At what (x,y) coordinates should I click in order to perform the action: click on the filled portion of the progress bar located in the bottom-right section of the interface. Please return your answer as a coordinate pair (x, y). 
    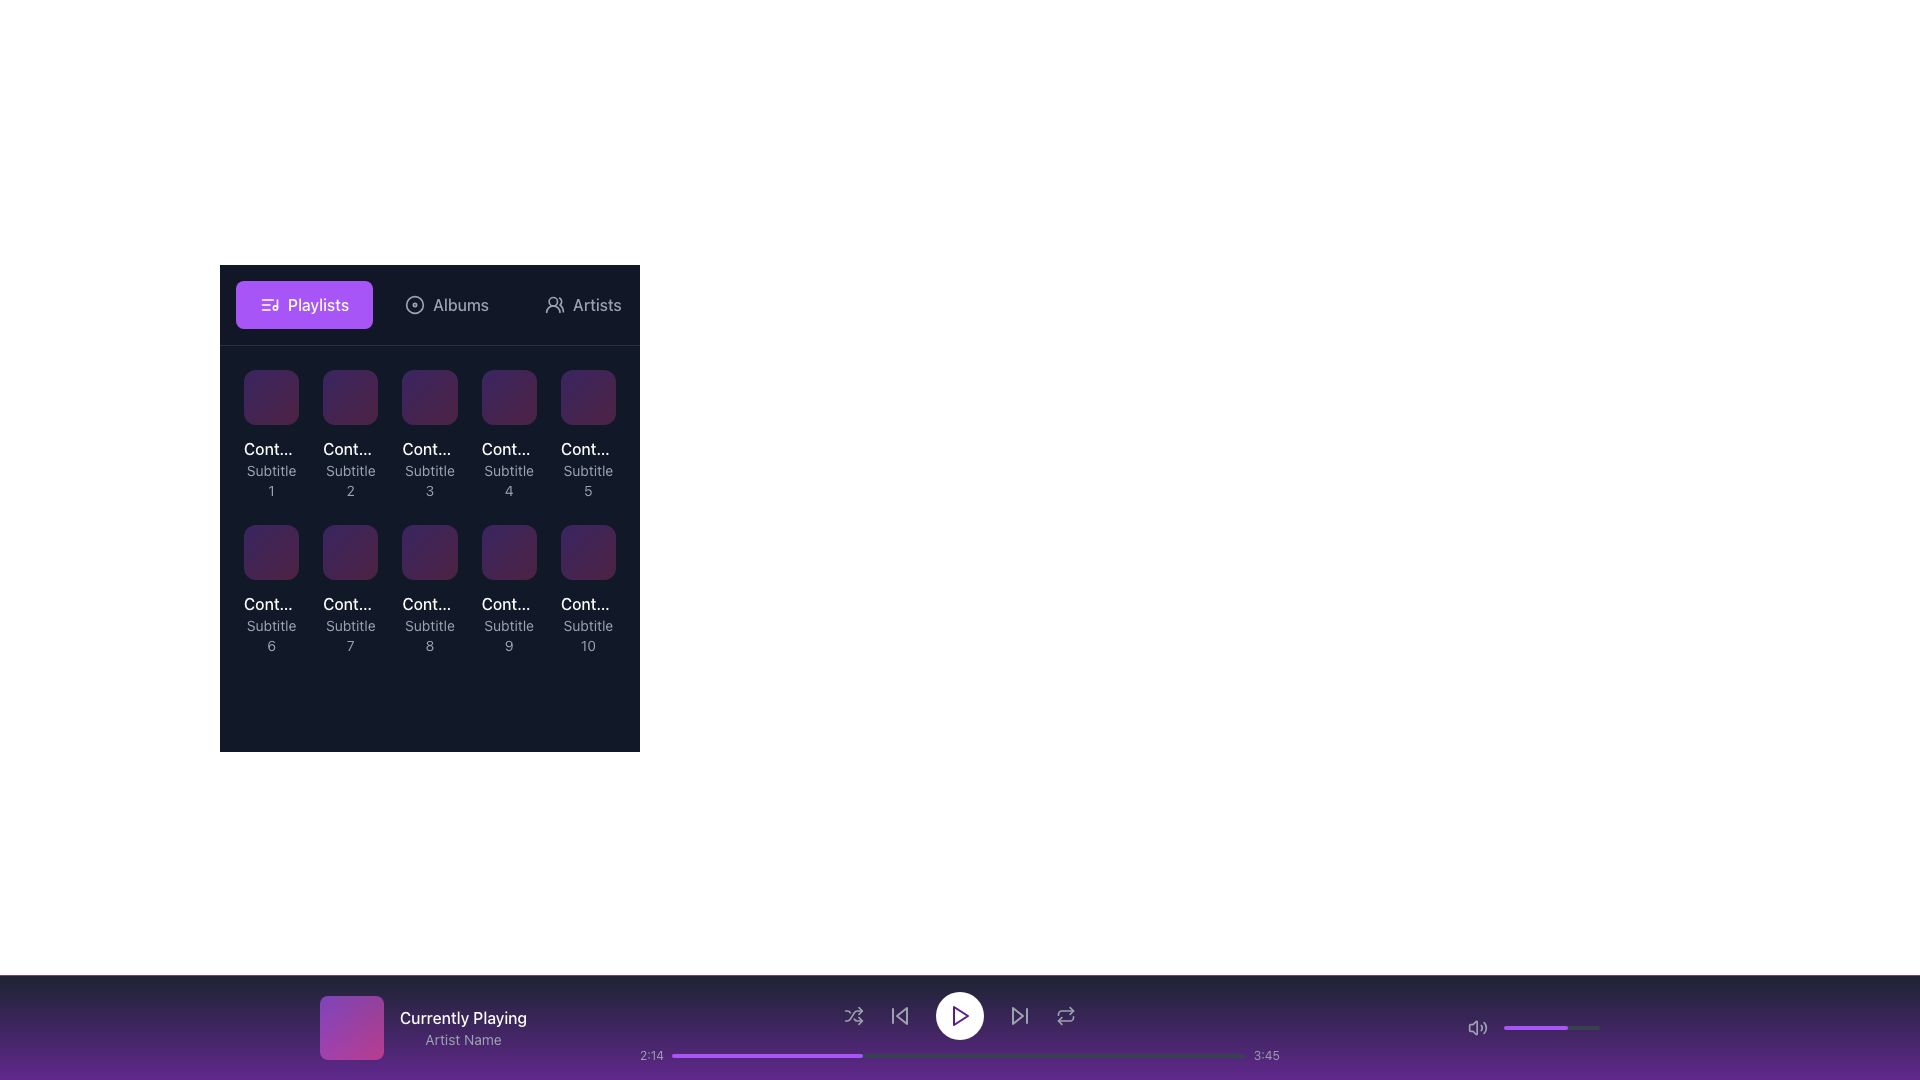
    Looking at the image, I should click on (1535, 1028).